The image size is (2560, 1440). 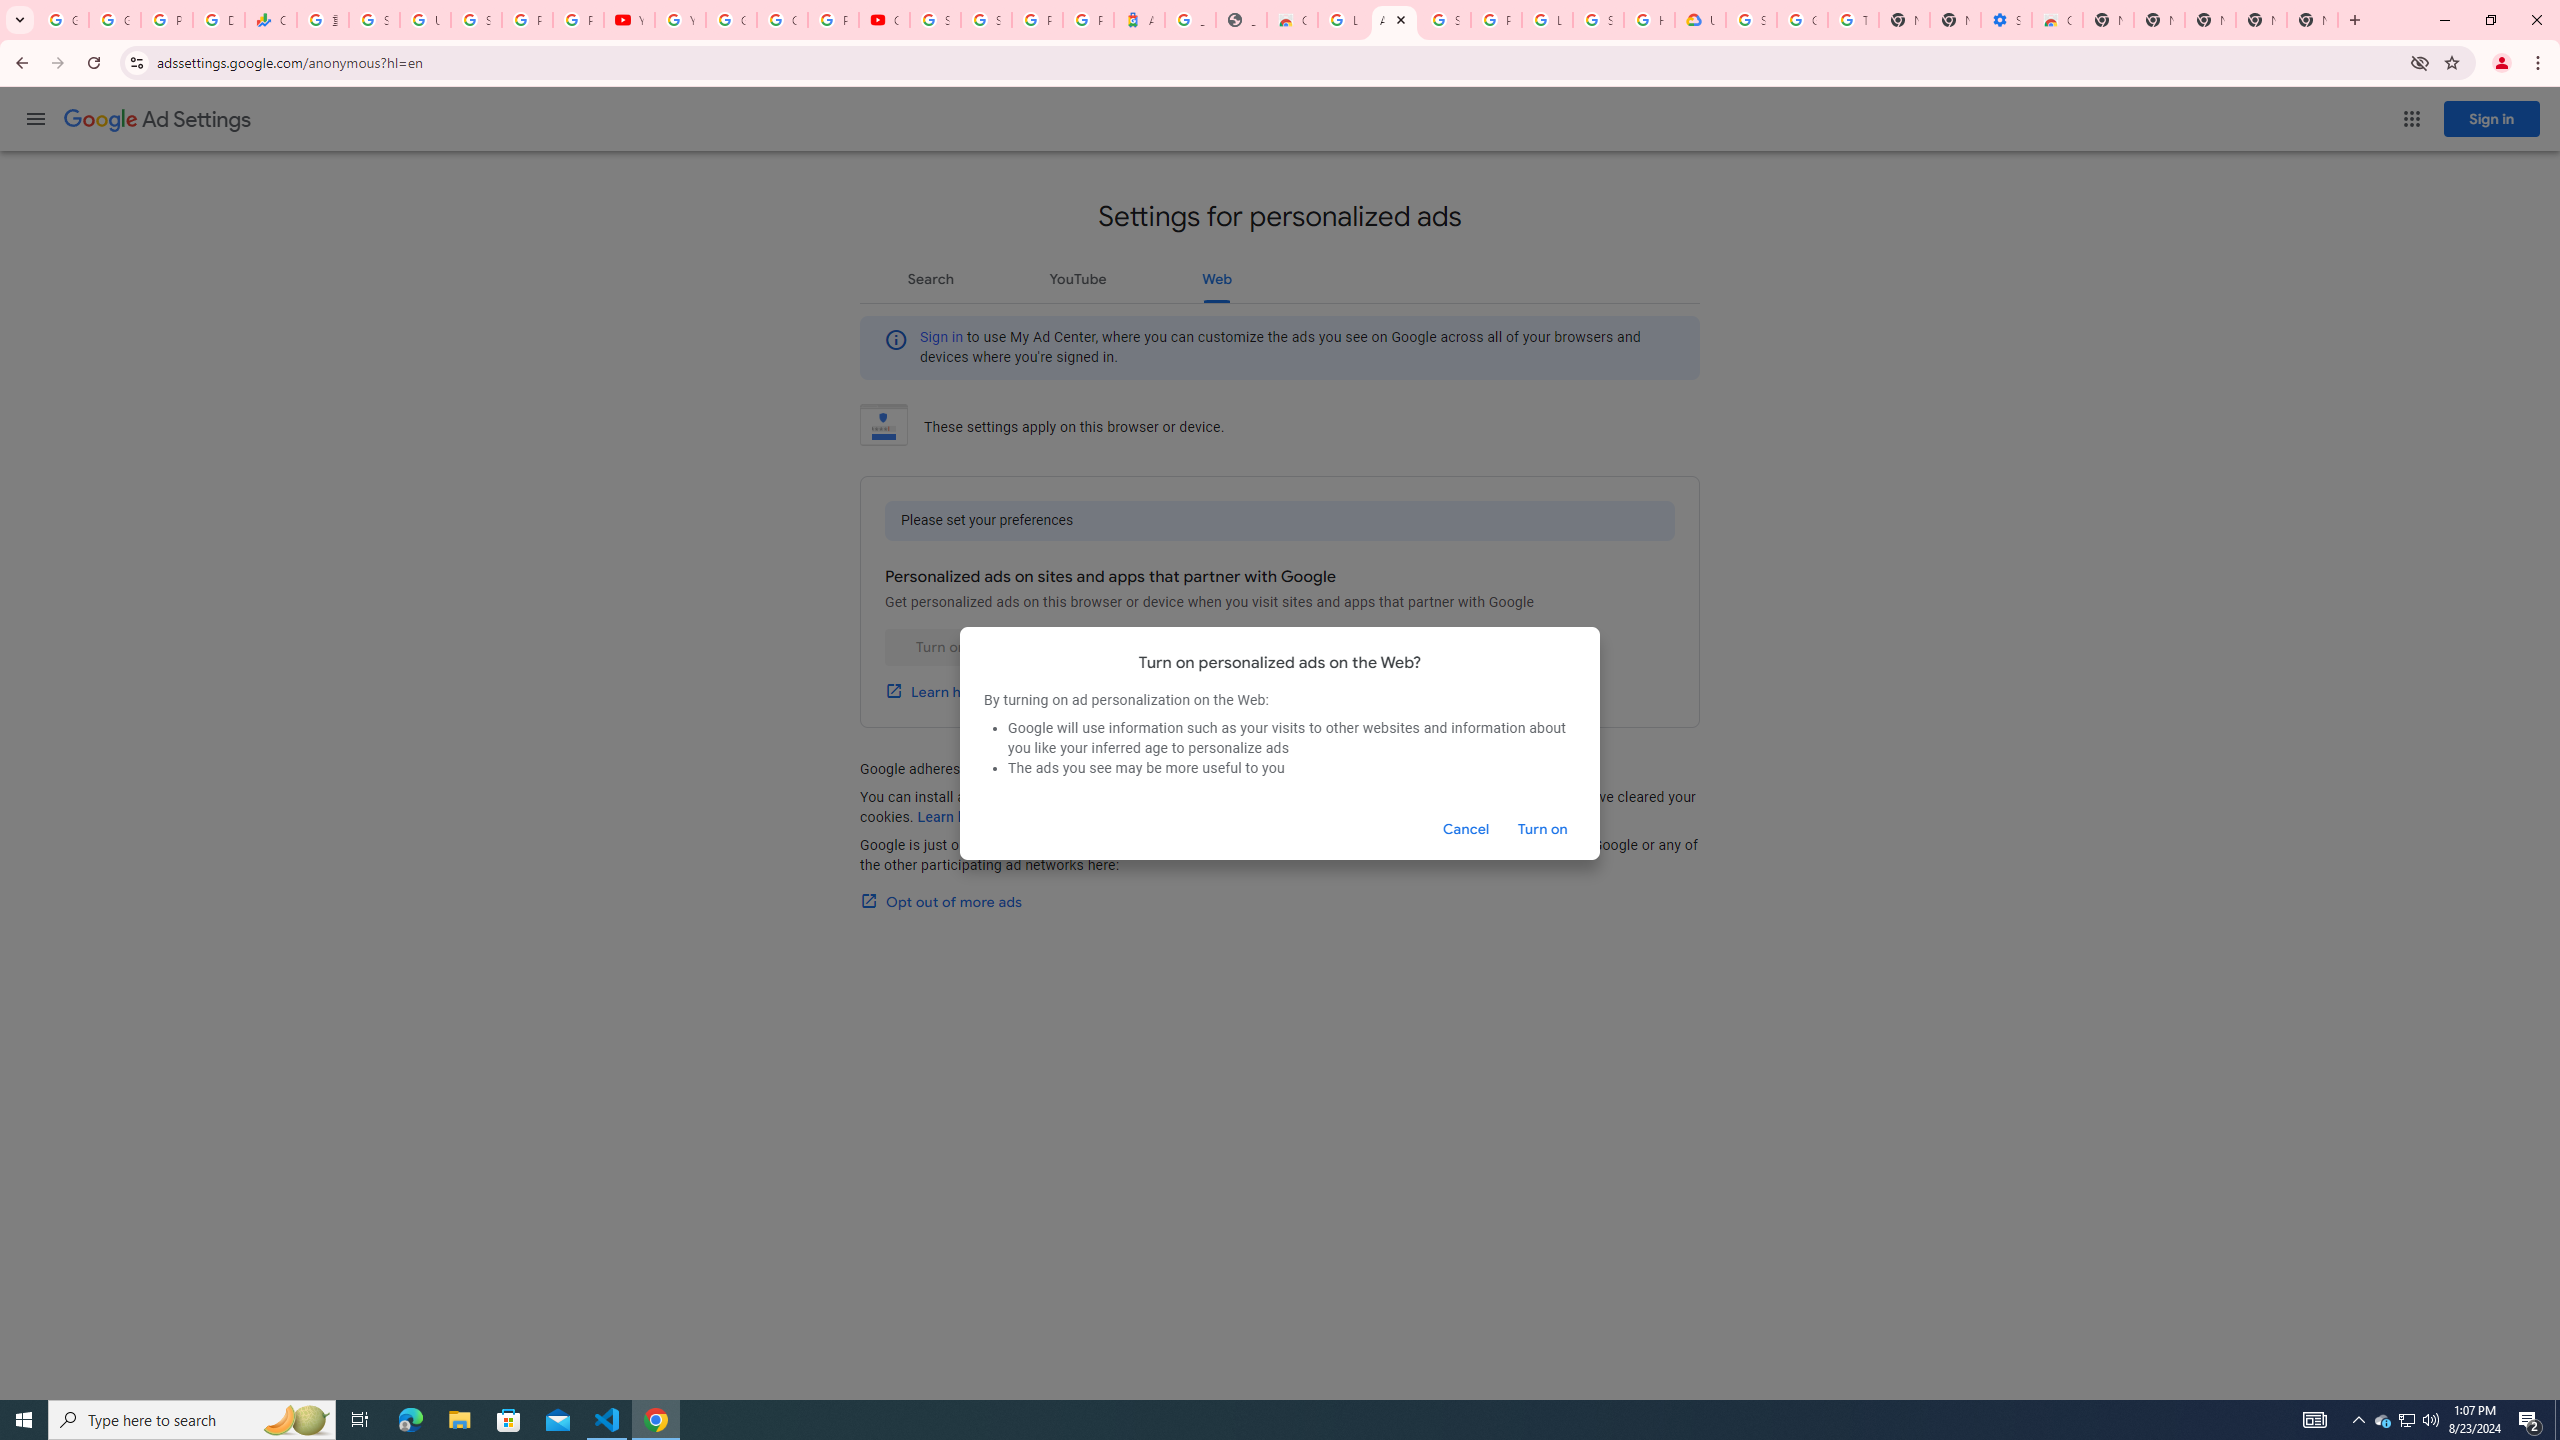 I want to click on 'Chrome Web Store - Accessibility extensions', so click(x=2055, y=19).